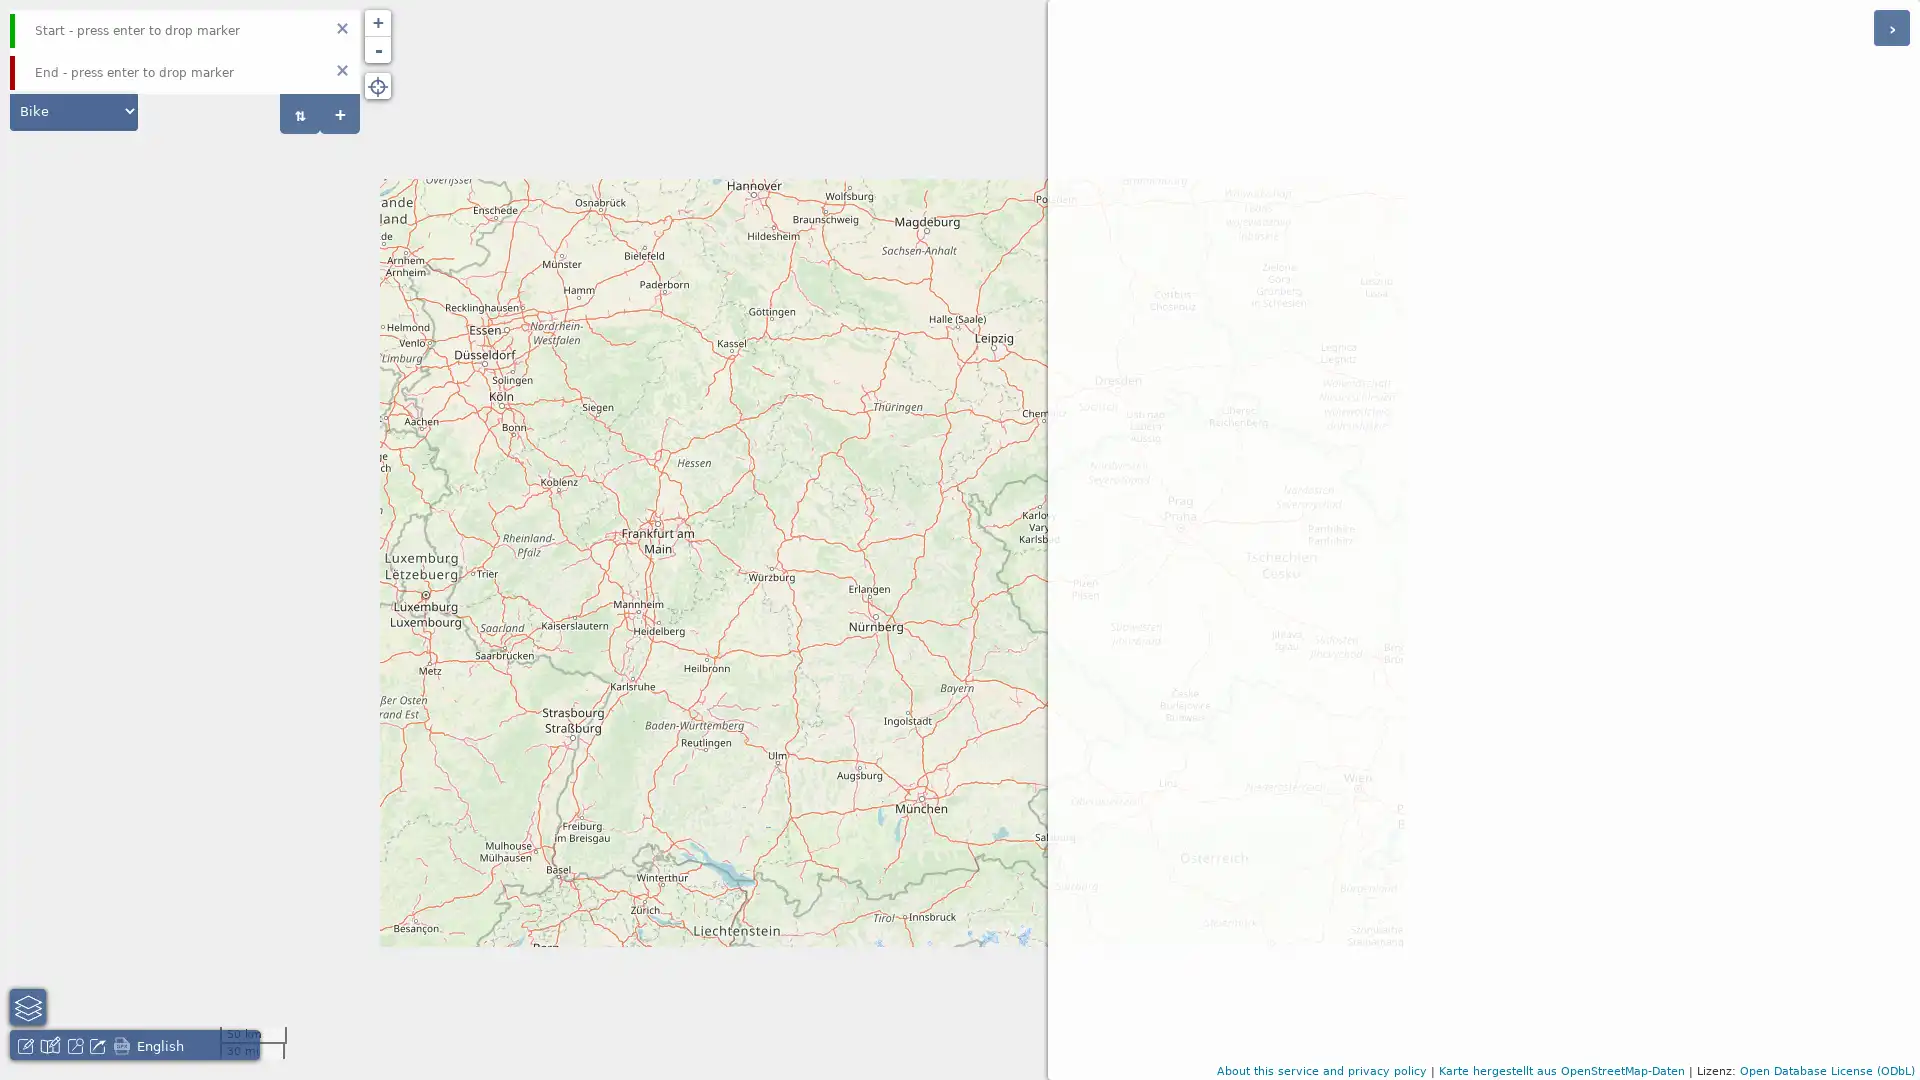 The image size is (1920, 1080). I want to click on +, so click(340, 114).